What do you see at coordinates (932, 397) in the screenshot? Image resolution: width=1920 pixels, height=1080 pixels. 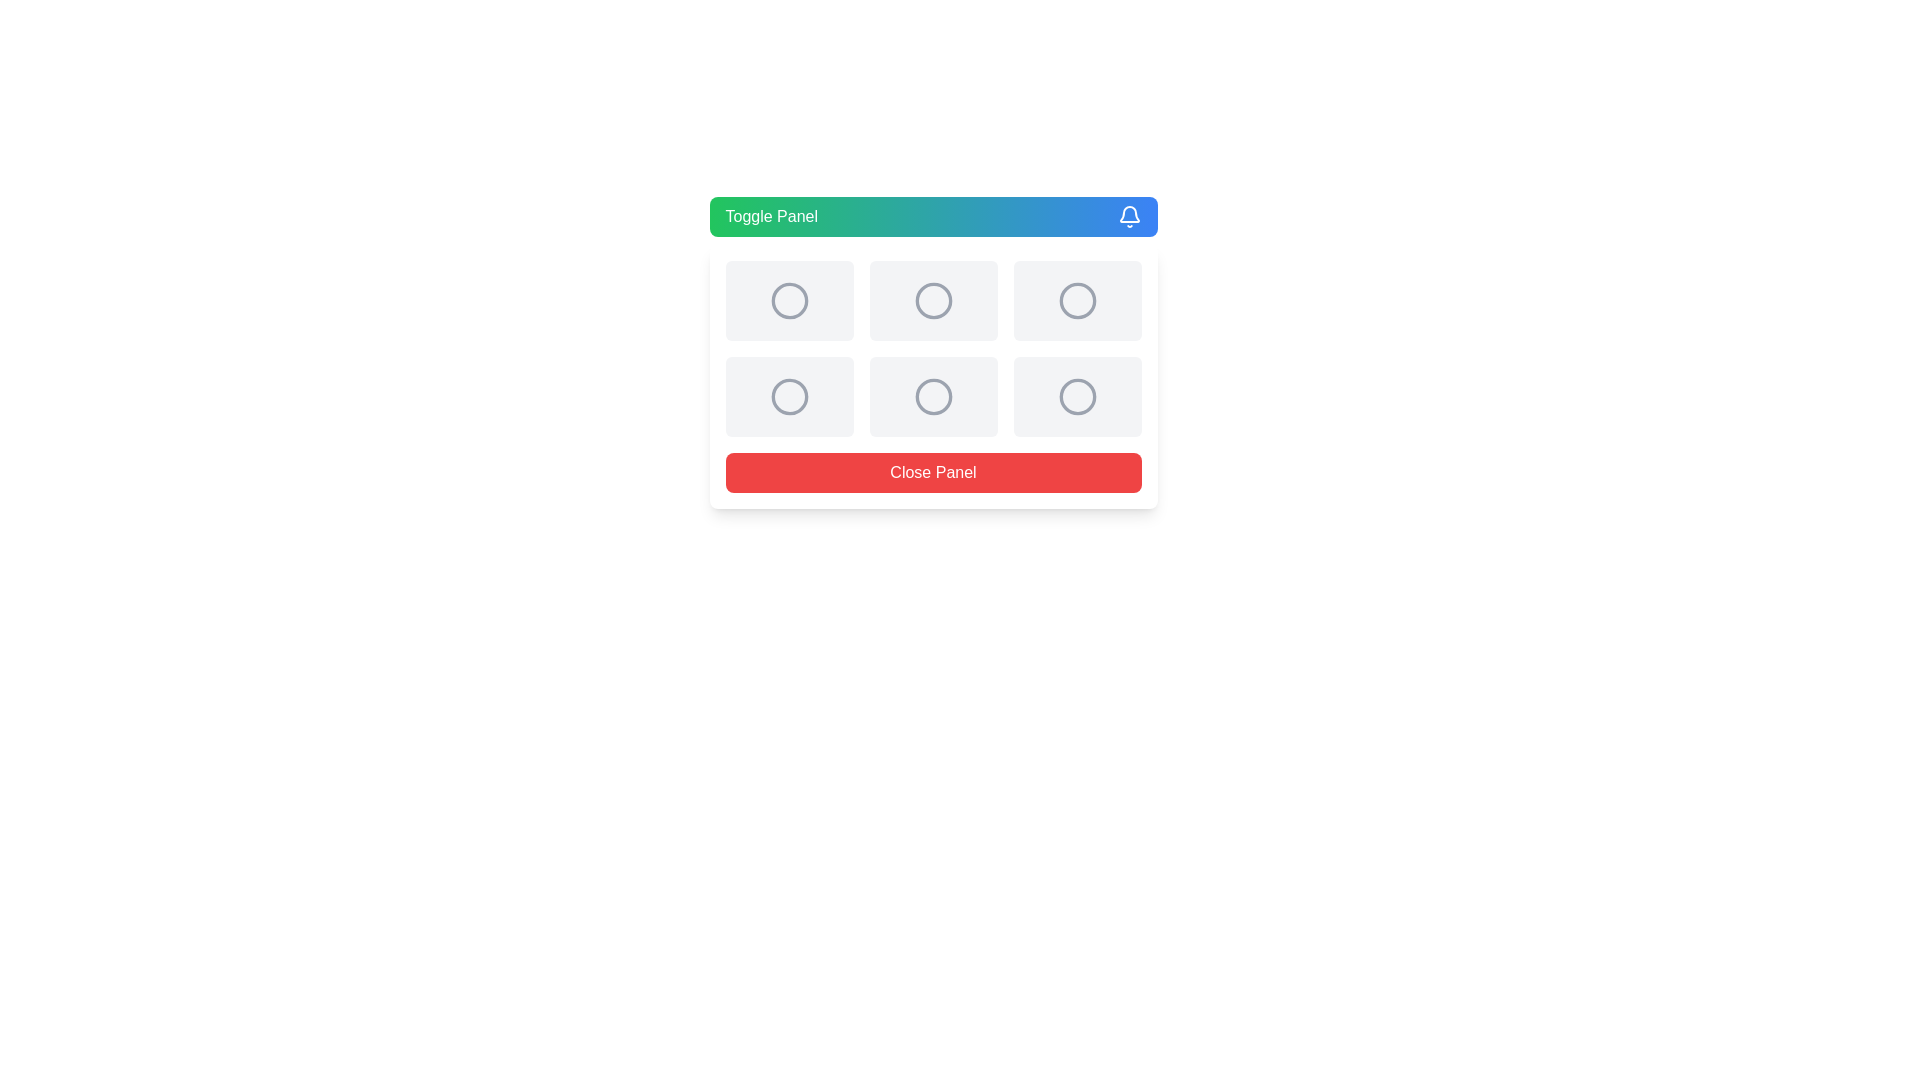 I see `the central button located in the second row and second column of the grid` at bounding box center [932, 397].